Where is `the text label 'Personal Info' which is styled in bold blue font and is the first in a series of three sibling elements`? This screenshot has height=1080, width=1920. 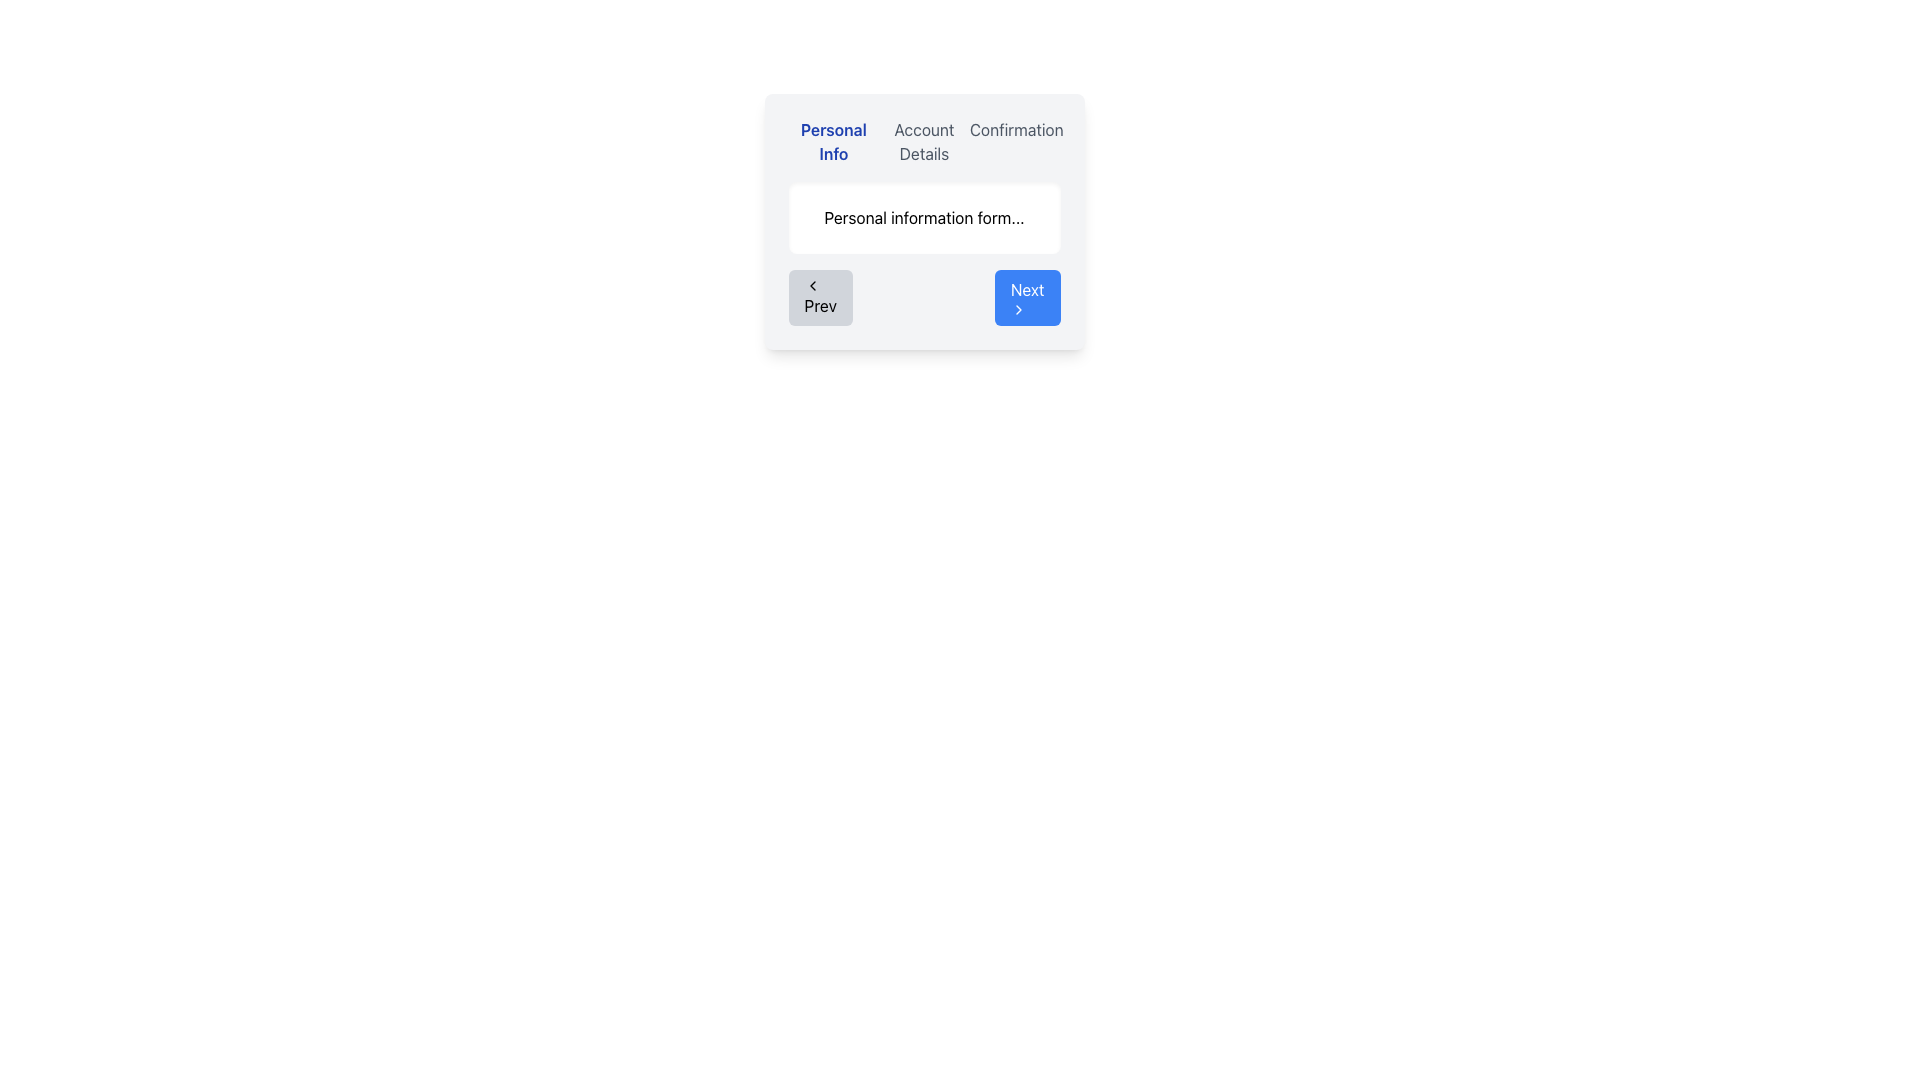 the text label 'Personal Info' which is styled in bold blue font and is the first in a series of three sibling elements is located at coordinates (833, 141).